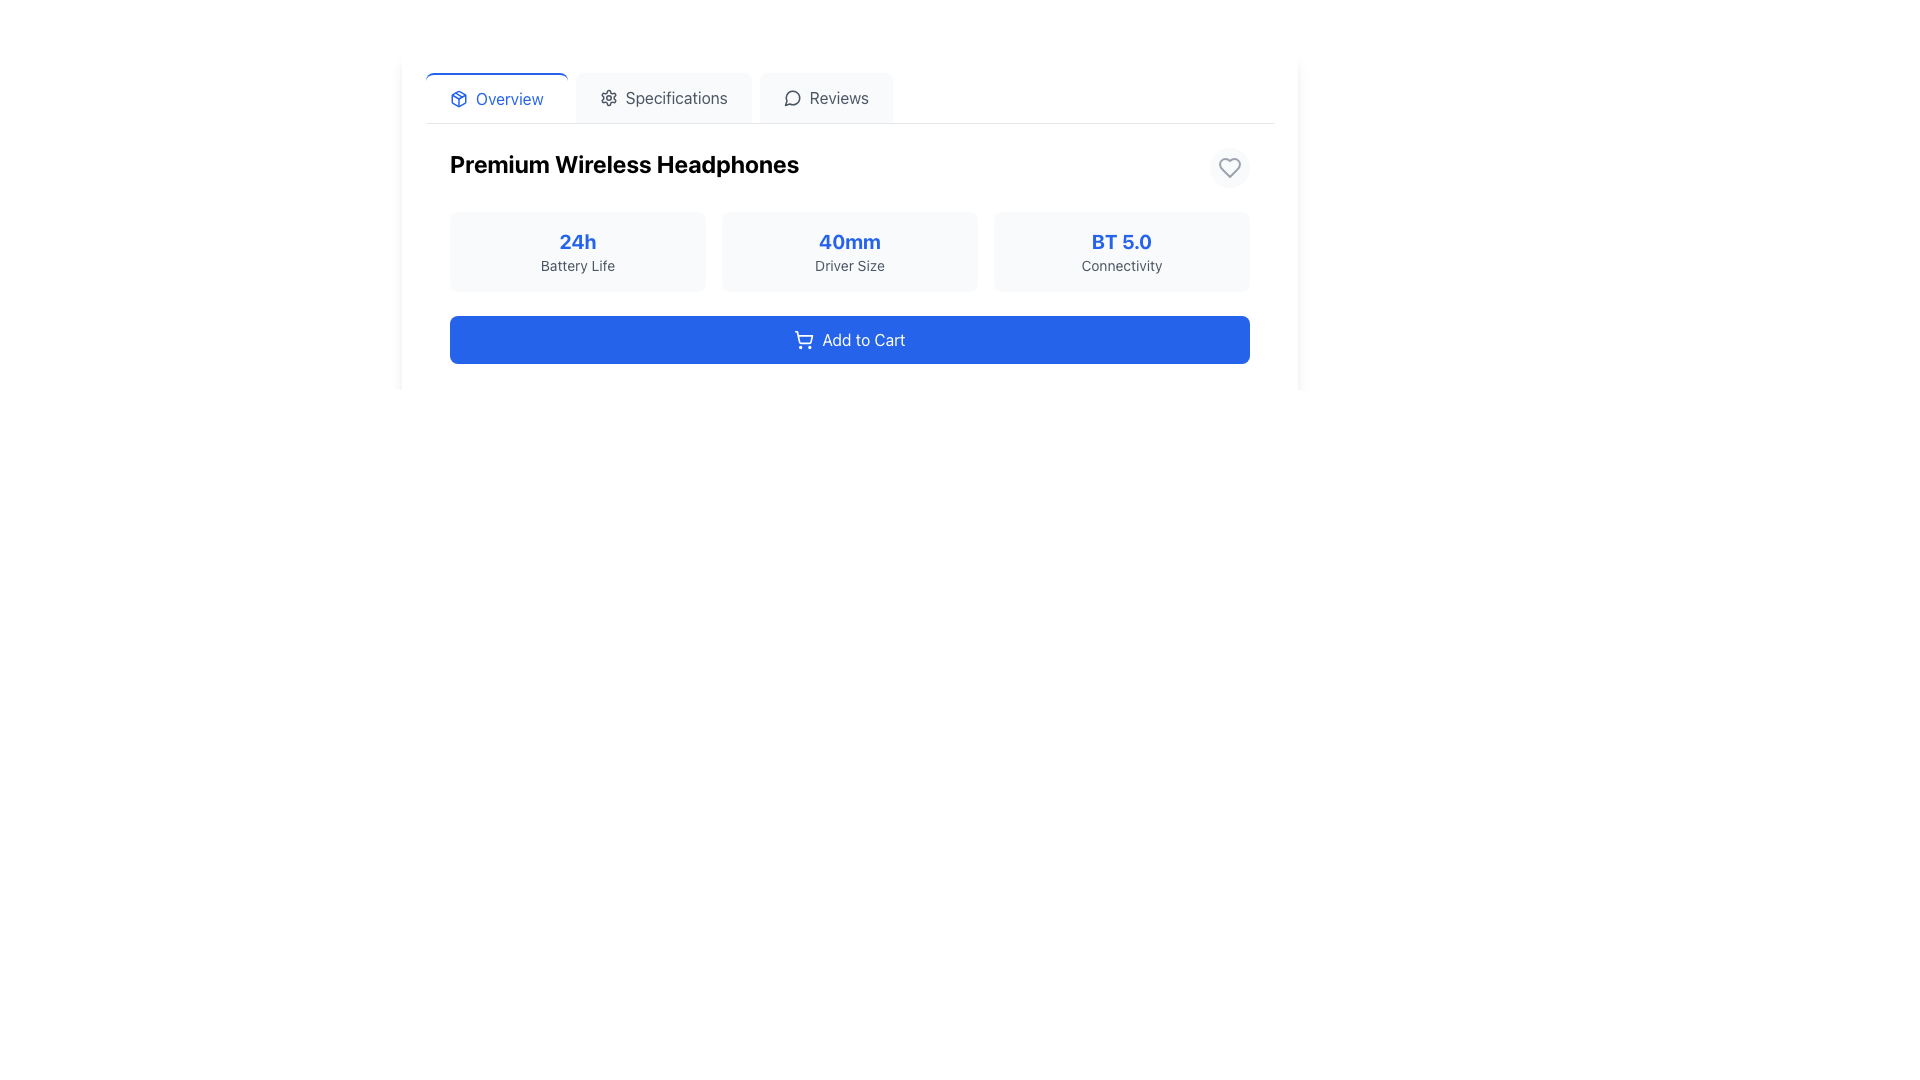 The height and width of the screenshot is (1080, 1920). What do you see at coordinates (825, 97) in the screenshot?
I see `the 'Reviews' button` at bounding box center [825, 97].